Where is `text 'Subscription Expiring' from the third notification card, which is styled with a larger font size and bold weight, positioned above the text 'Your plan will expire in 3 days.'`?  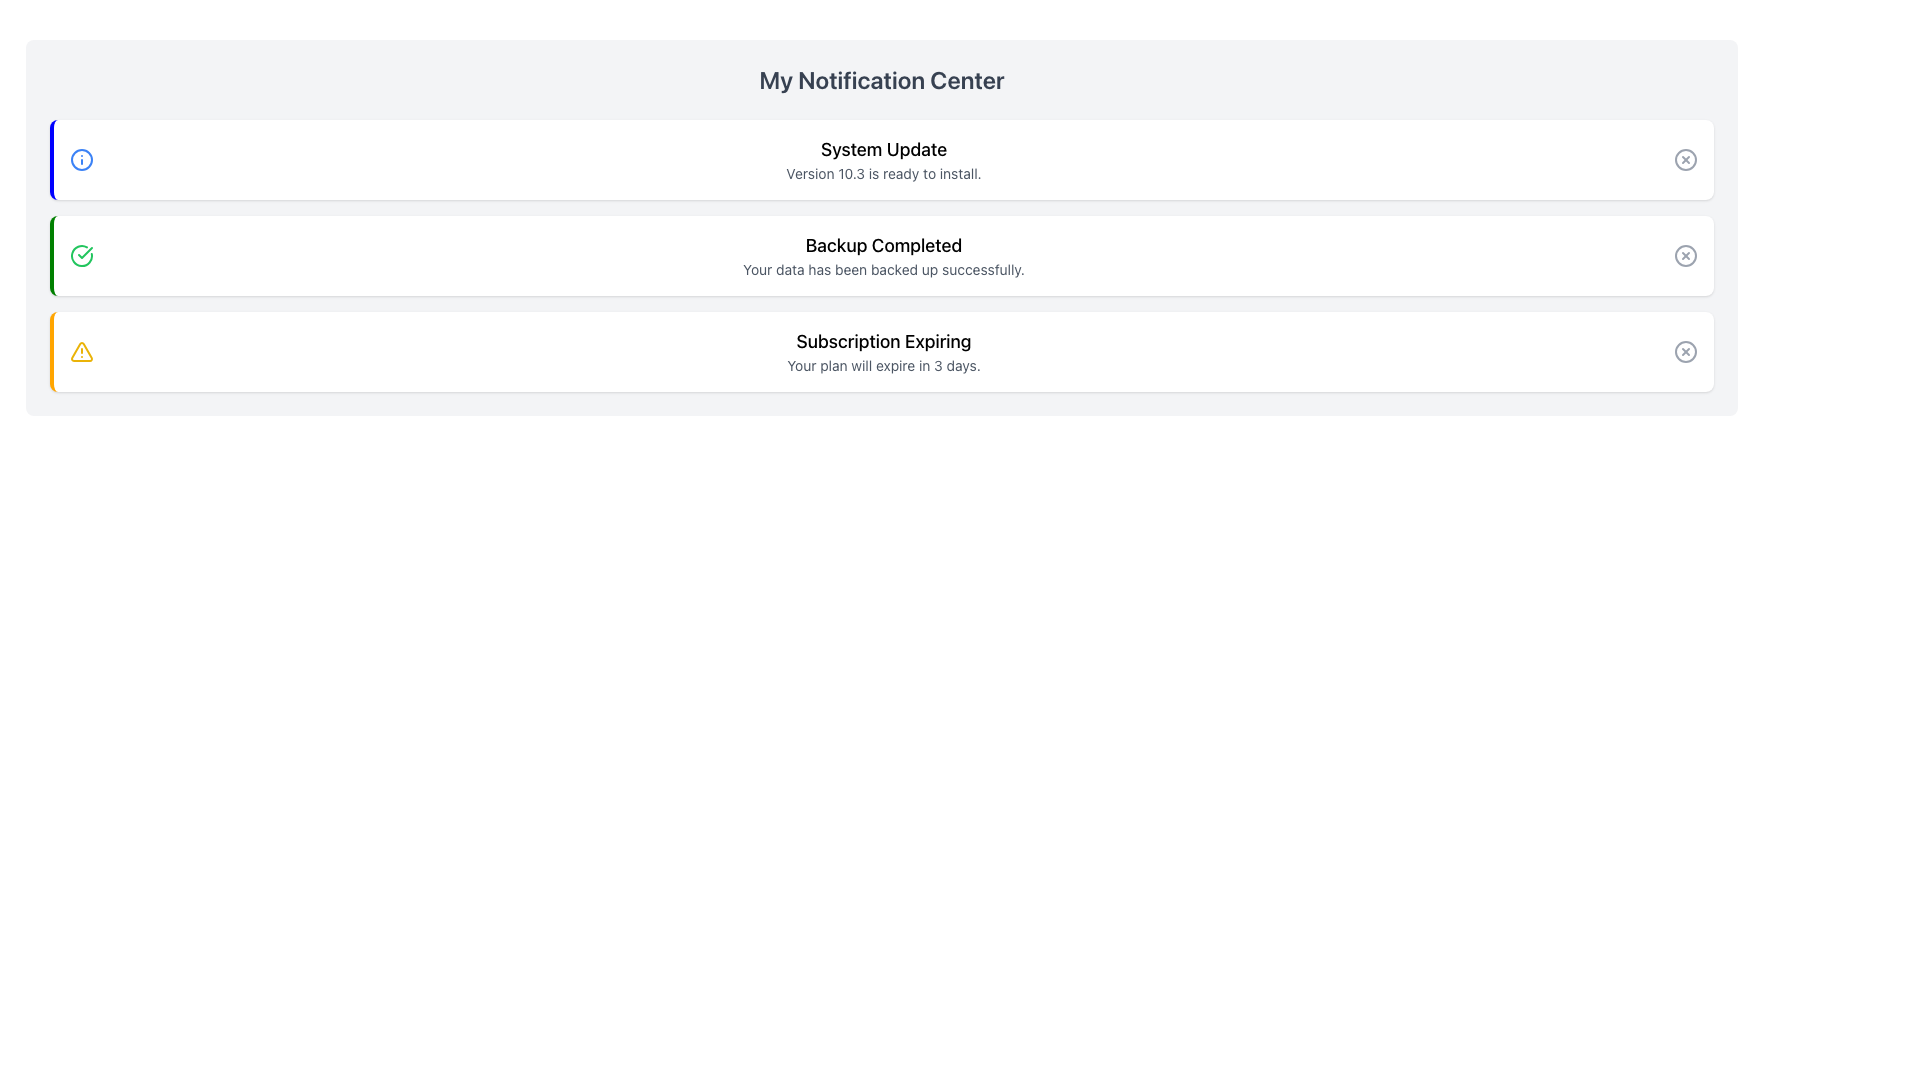
text 'Subscription Expiring' from the third notification card, which is styled with a larger font size and bold weight, positioned above the text 'Your plan will expire in 3 days.' is located at coordinates (882, 341).